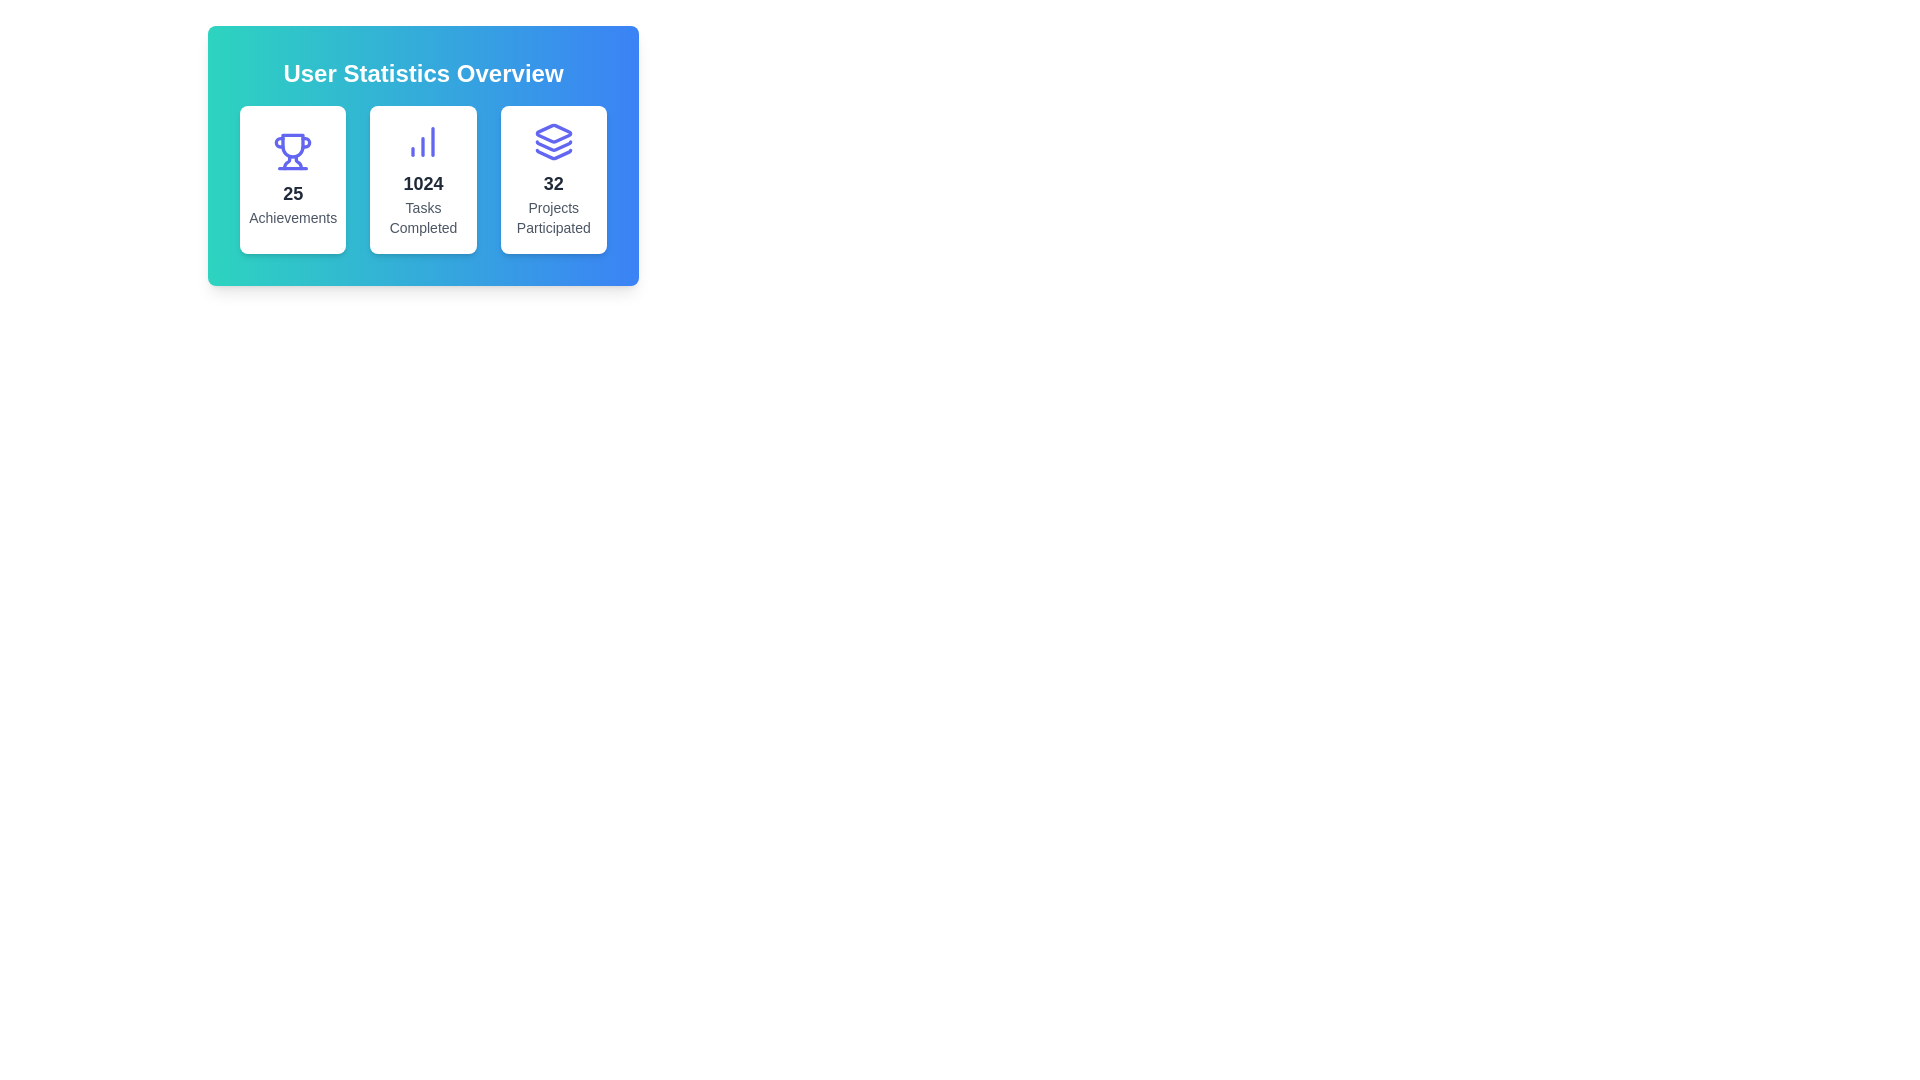 The image size is (1920, 1080). Describe the element at coordinates (422, 141) in the screenshot. I see `the icon representing a bar chart, which is styled with rounded edges and features three vertical bars filled with a gradient color. This icon is centrally positioned in the second card under 'User Statistics Overview'` at that location.